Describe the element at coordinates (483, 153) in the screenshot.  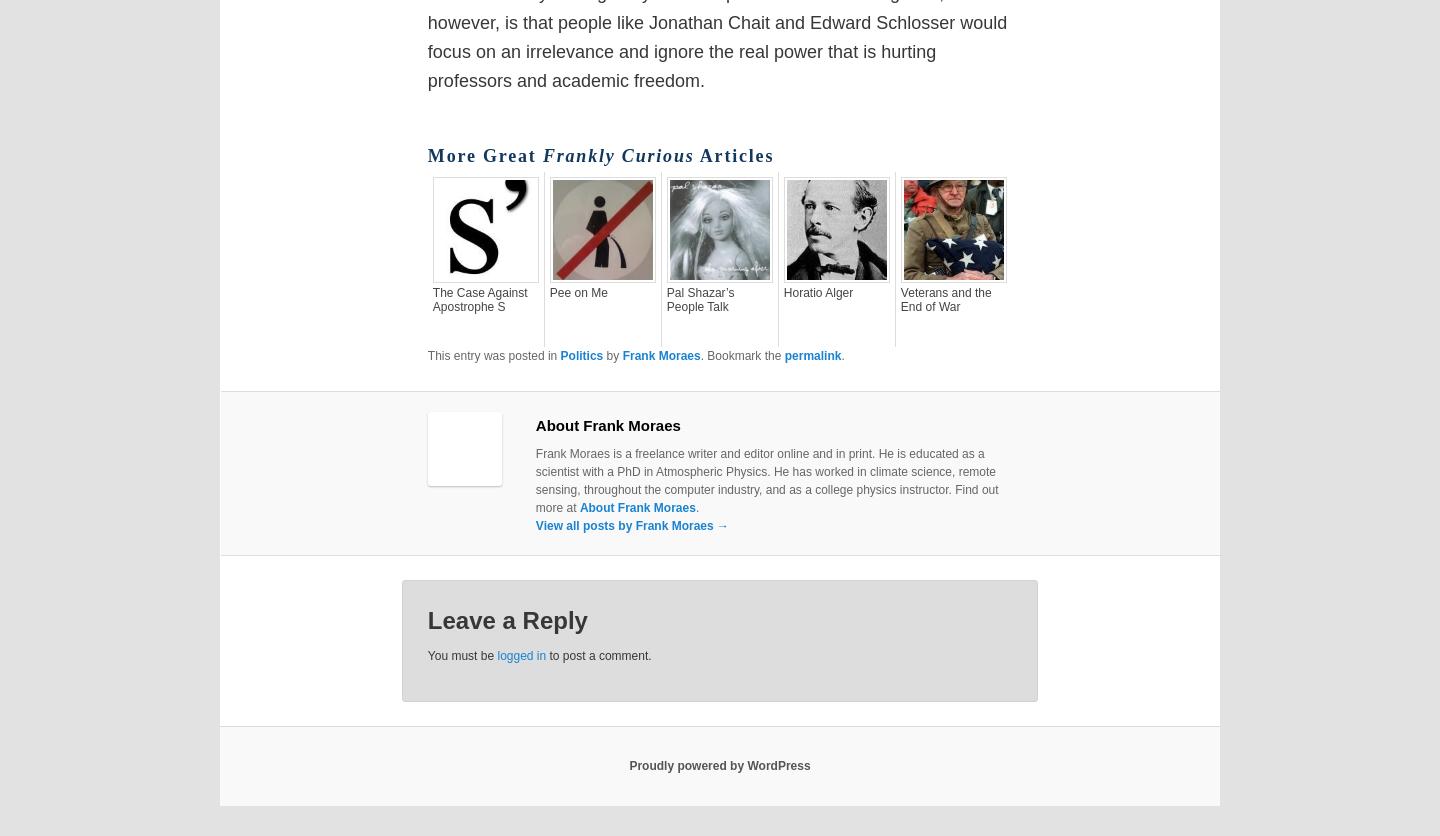
I see `'More Great'` at that location.